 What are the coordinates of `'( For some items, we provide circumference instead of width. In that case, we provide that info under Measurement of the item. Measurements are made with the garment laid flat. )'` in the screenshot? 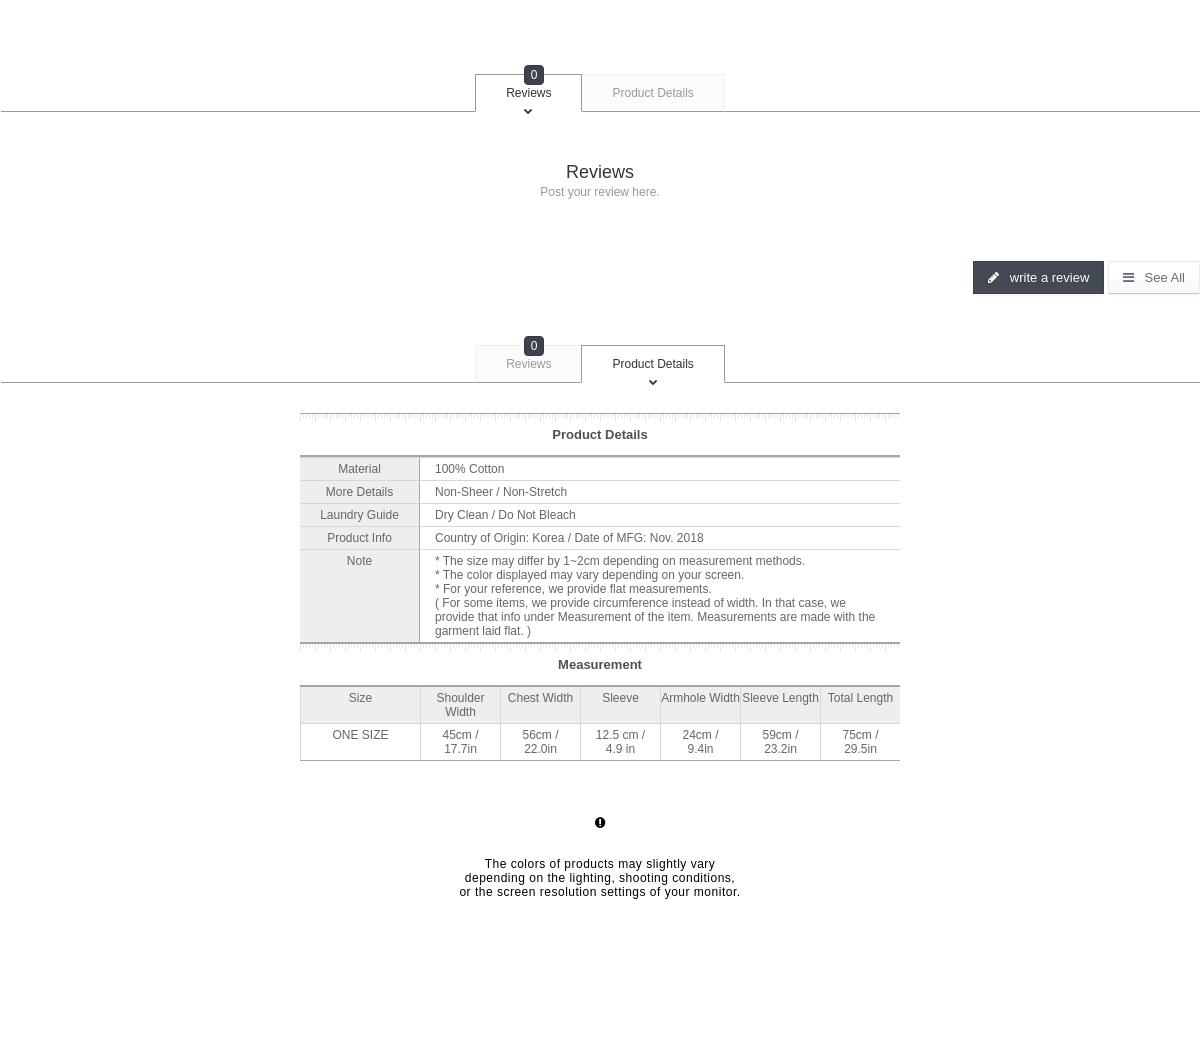 It's located at (654, 615).